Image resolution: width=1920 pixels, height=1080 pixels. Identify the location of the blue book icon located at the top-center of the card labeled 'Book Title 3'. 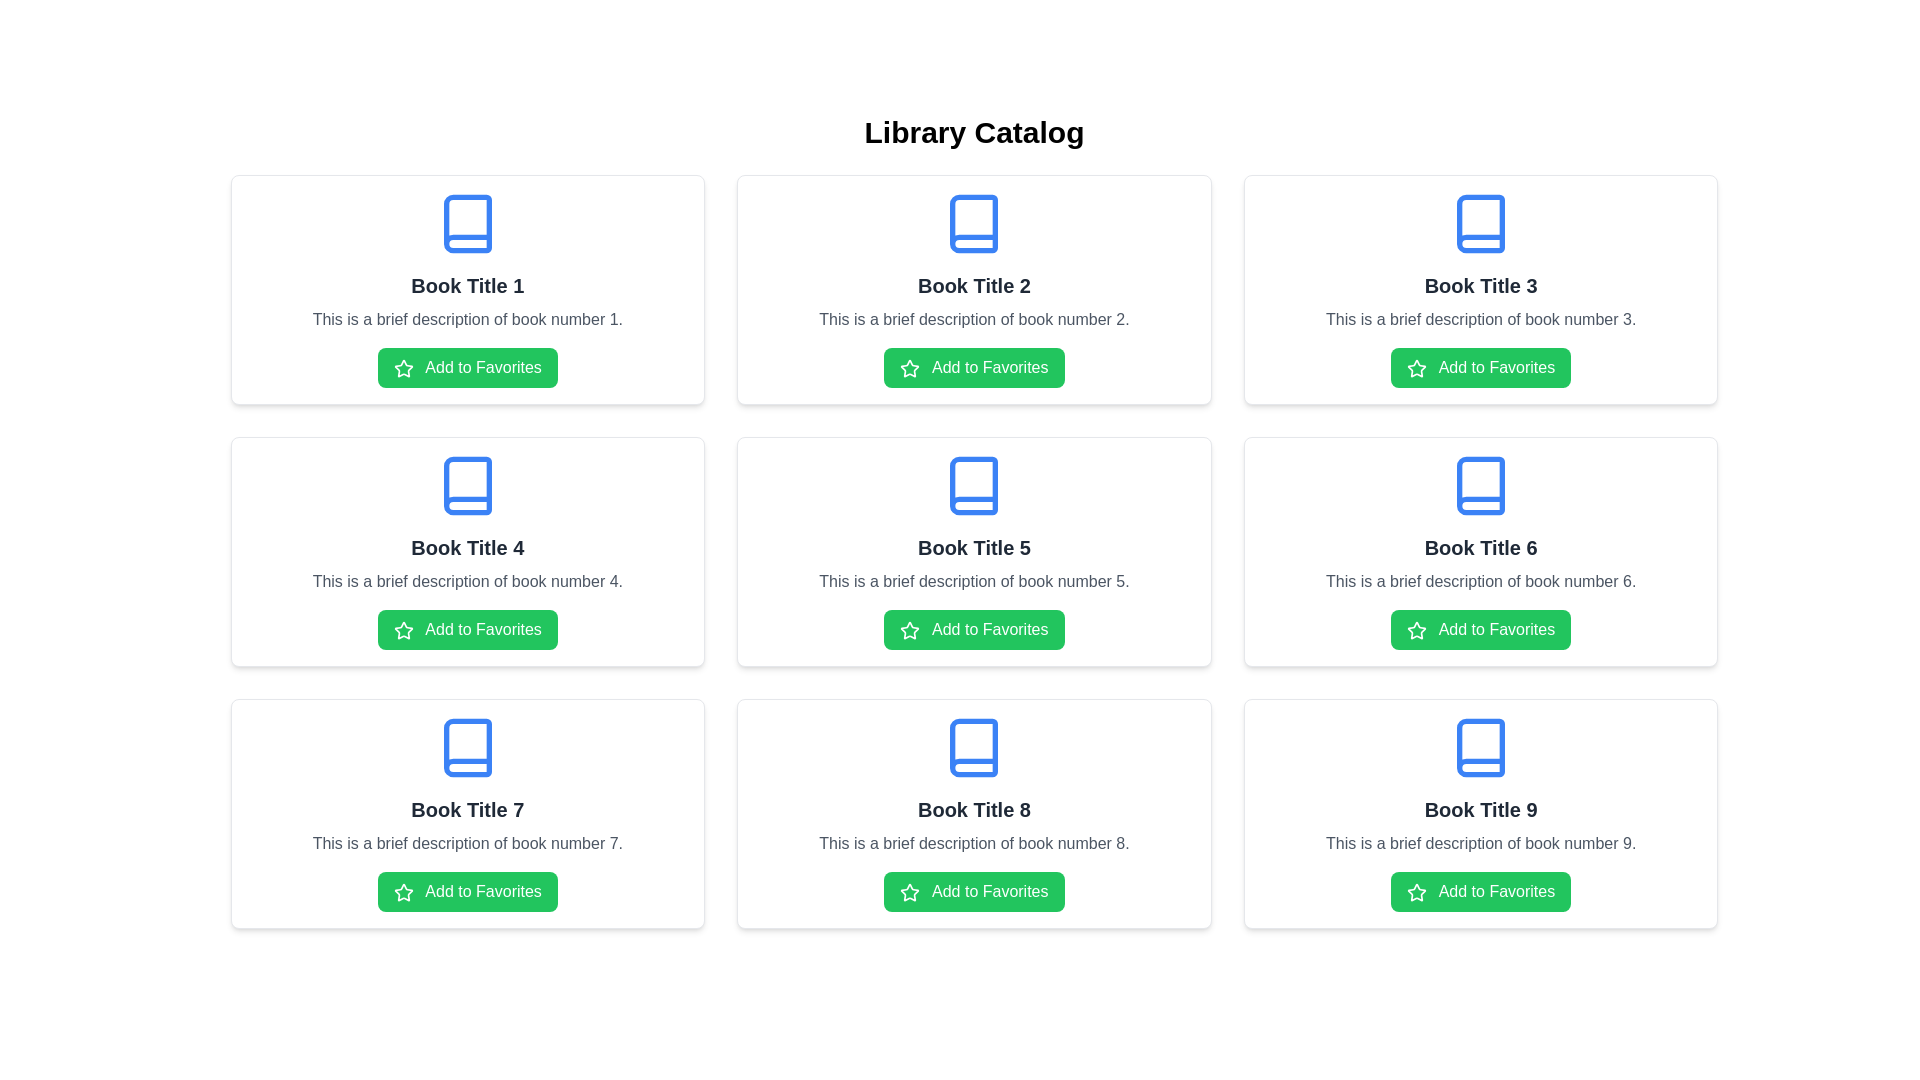
(1481, 223).